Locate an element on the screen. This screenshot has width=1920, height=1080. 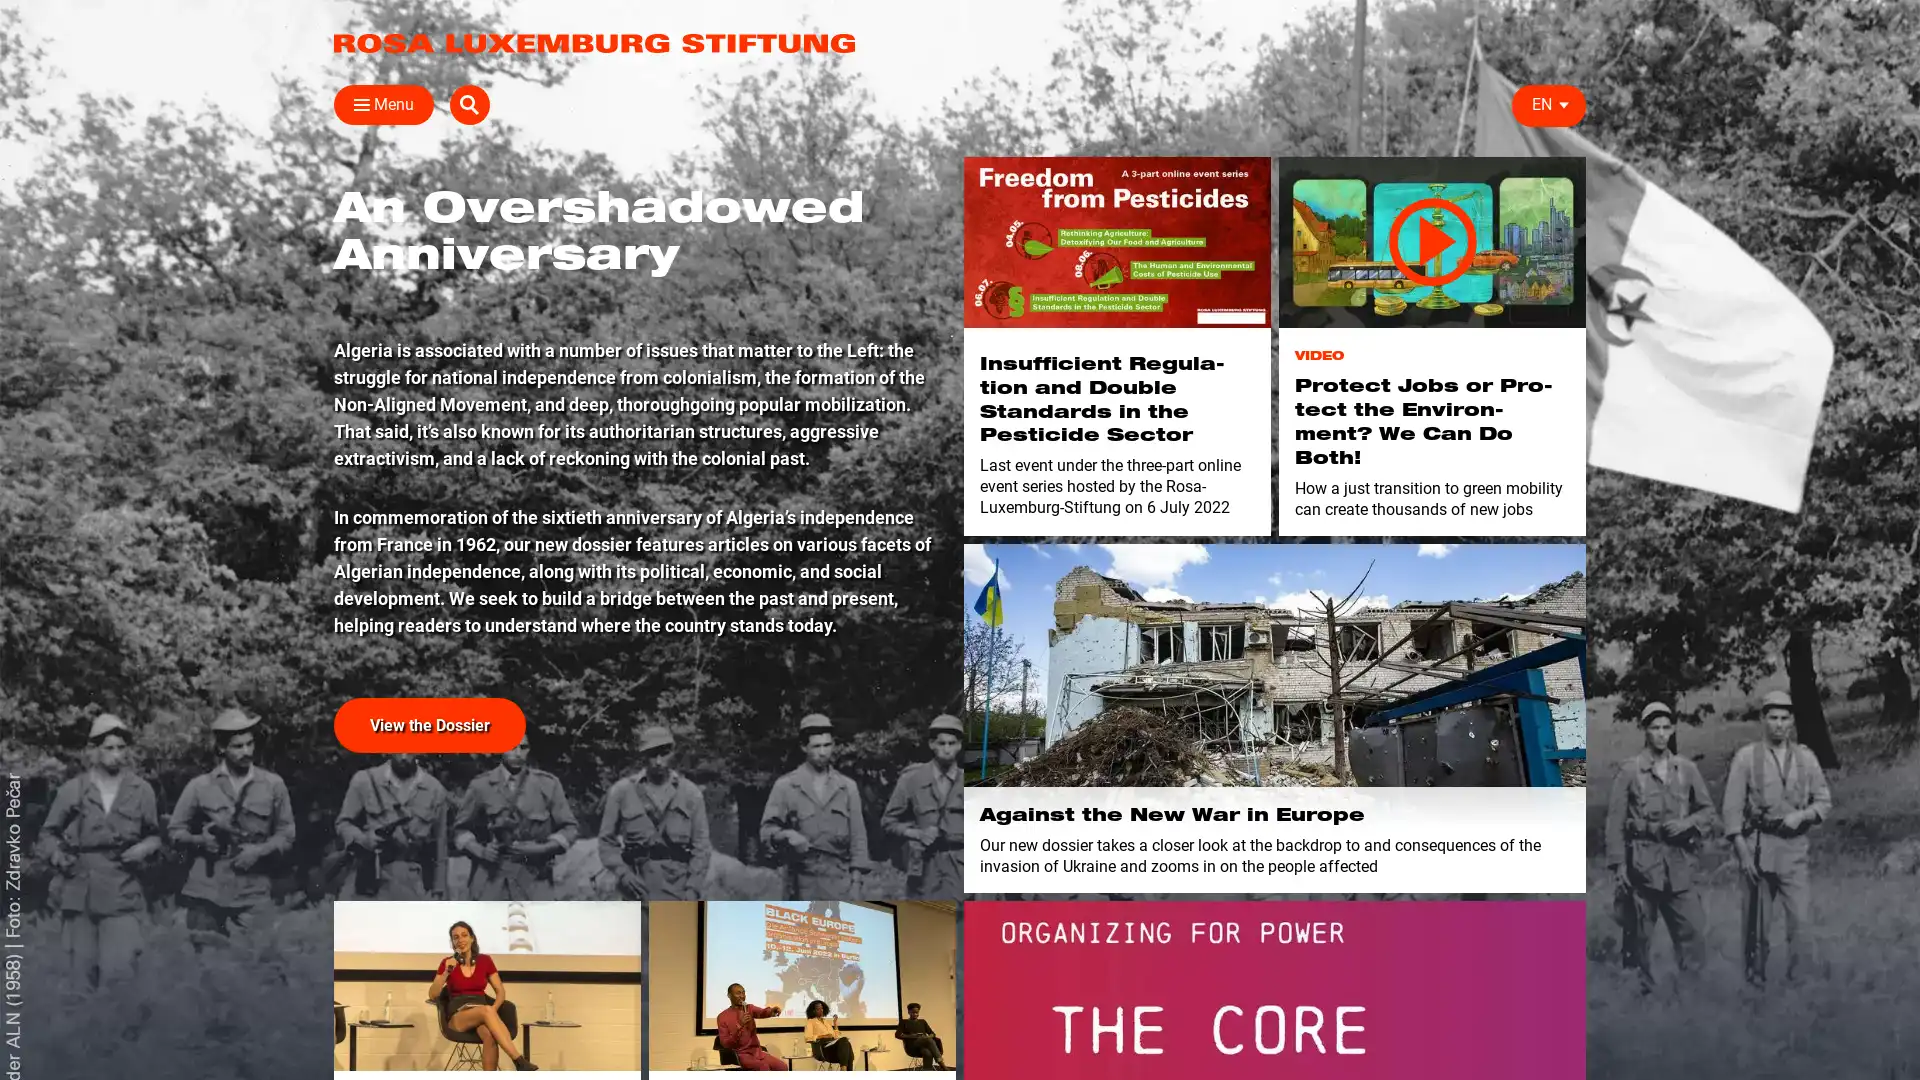
Search is located at coordinates (1564, 104).